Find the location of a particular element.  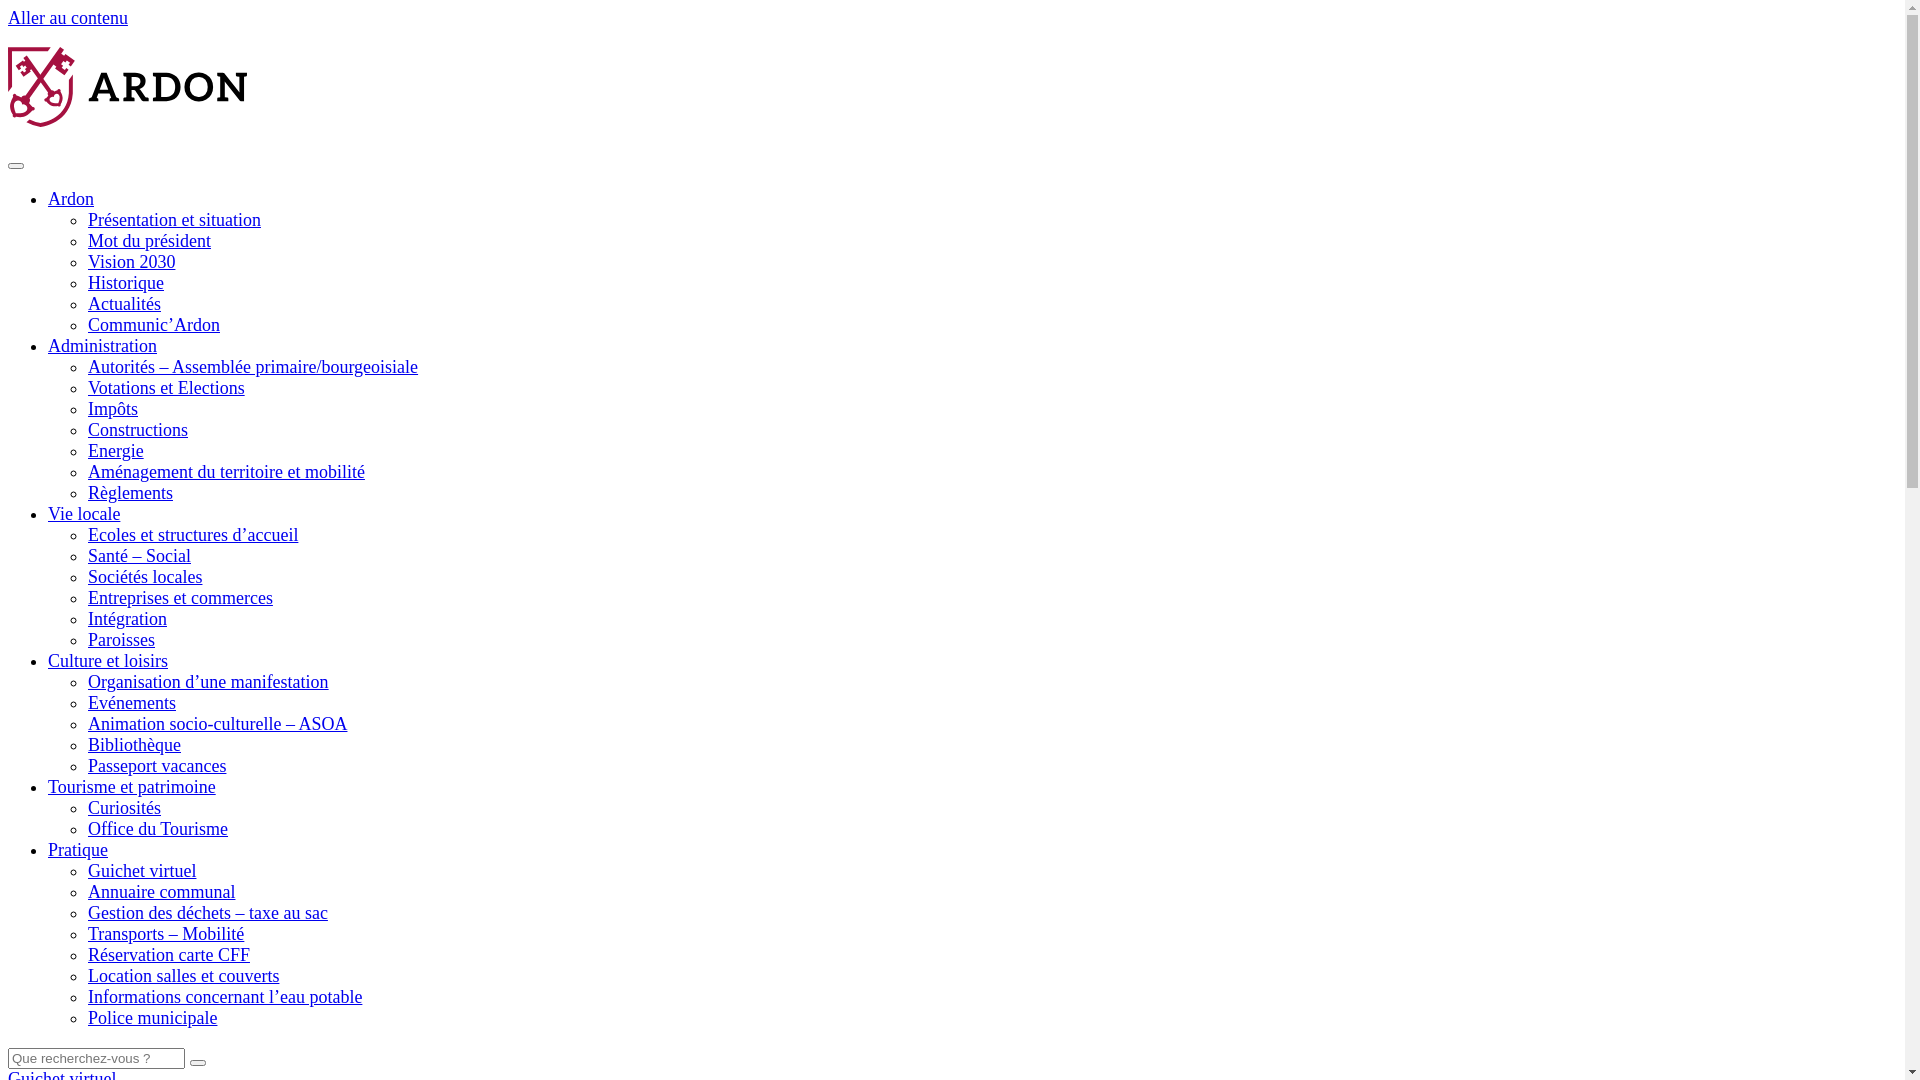

'Passeport vacances' is located at coordinates (86, 765).